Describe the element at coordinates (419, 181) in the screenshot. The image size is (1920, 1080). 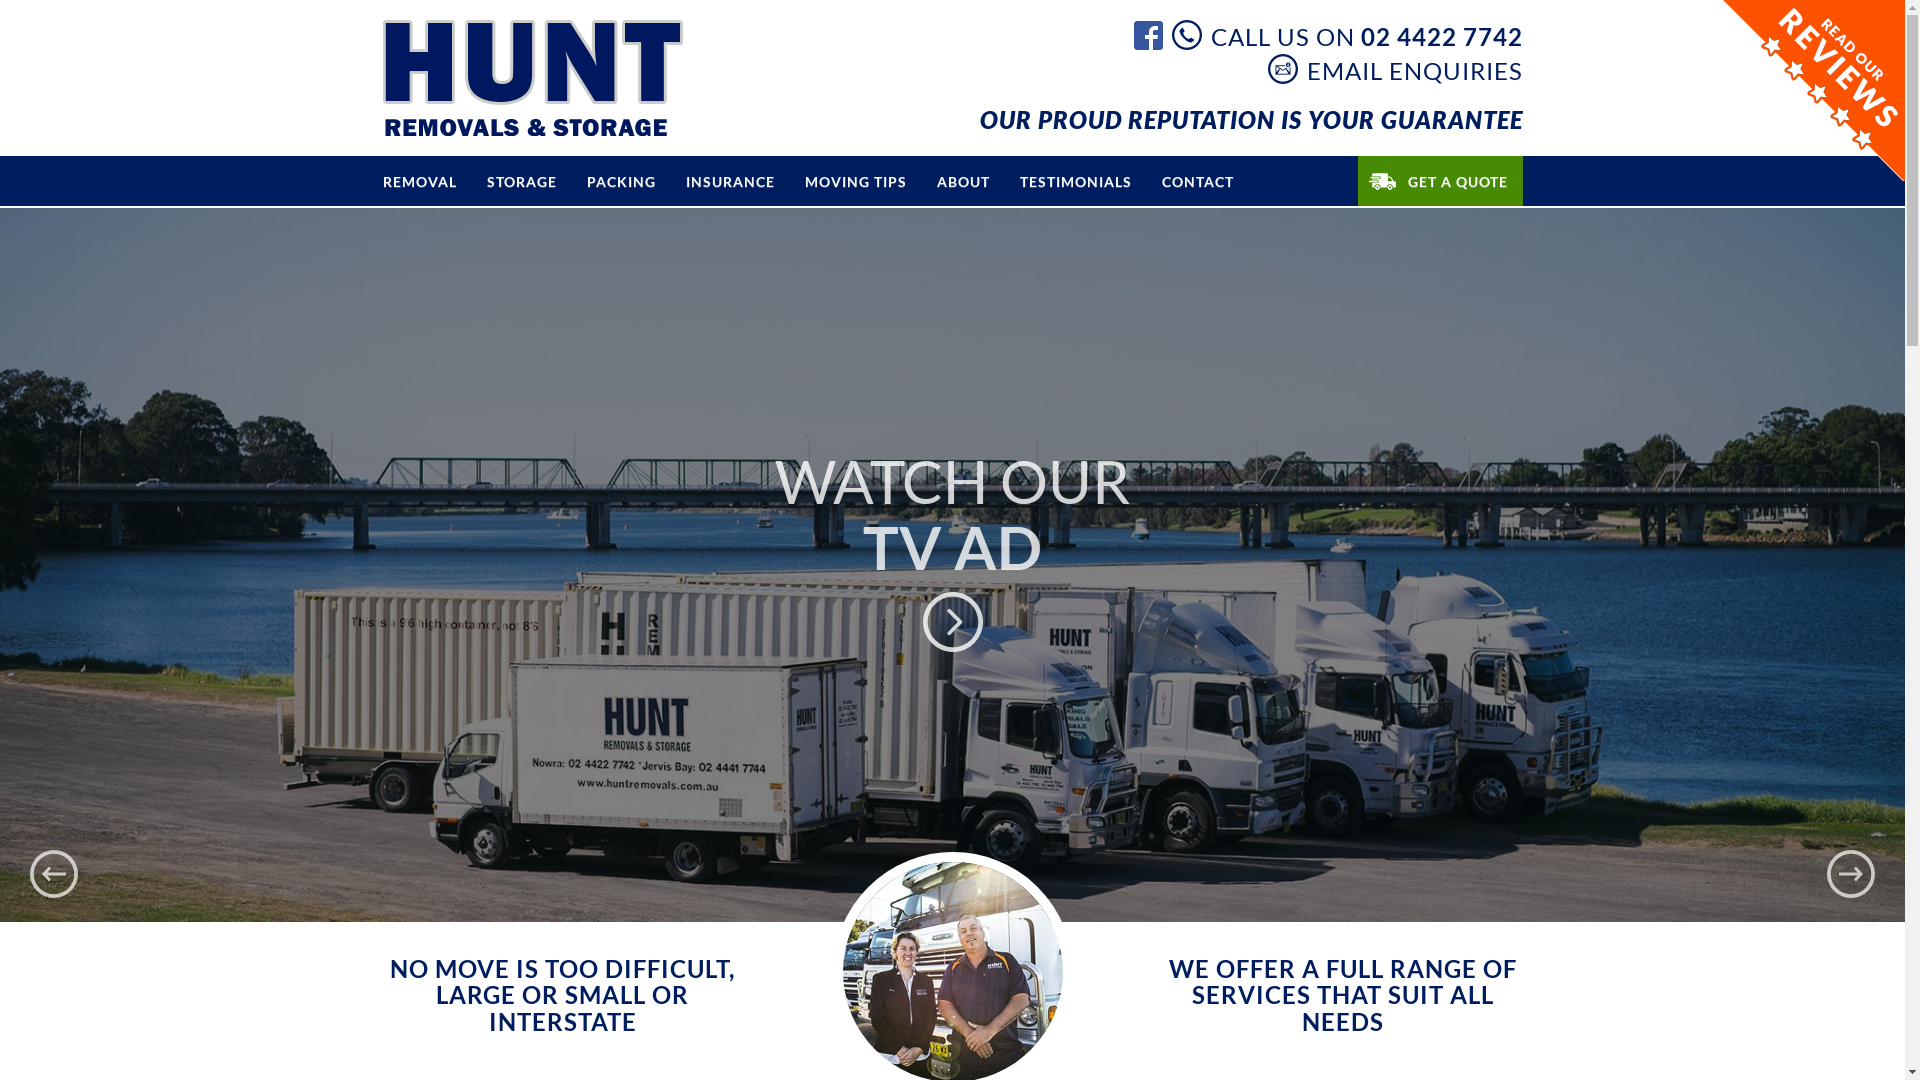
I see `'REMOVAL'` at that location.